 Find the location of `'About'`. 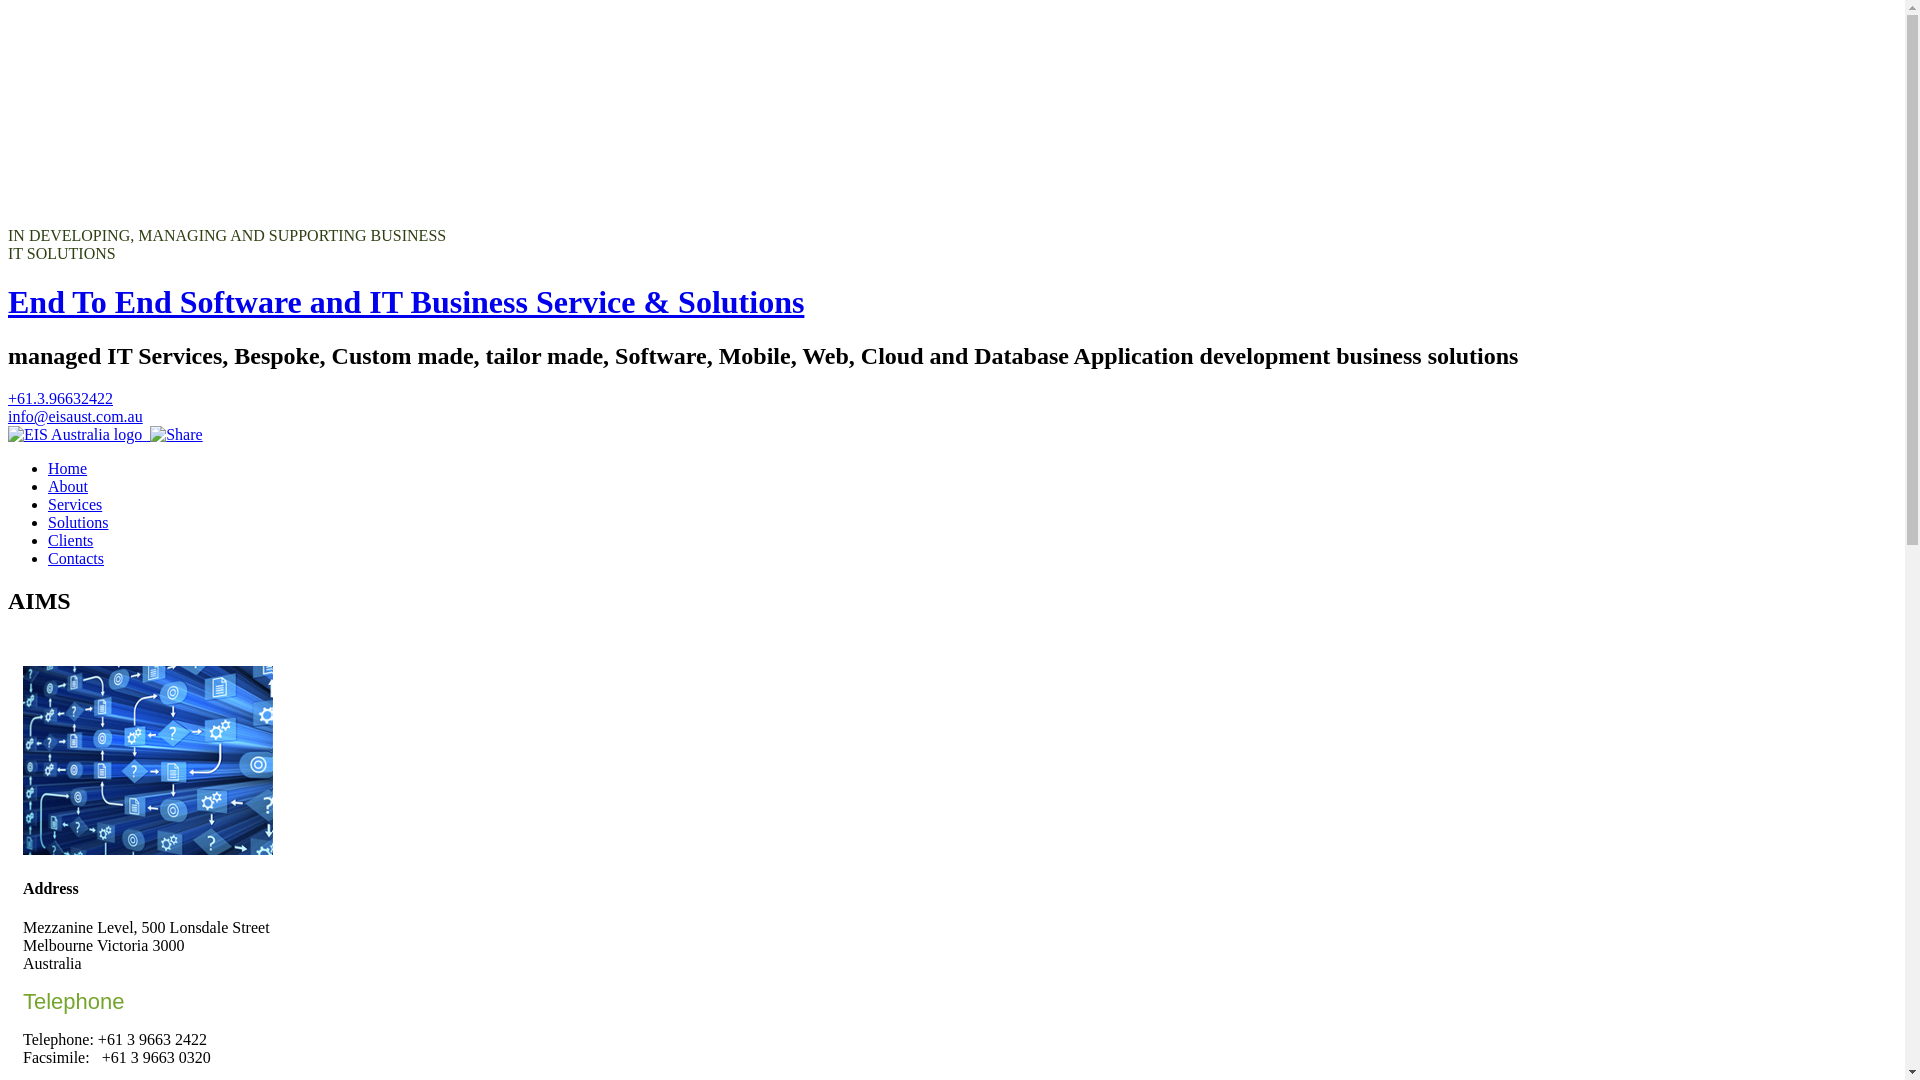

'About' is located at coordinates (48, 486).